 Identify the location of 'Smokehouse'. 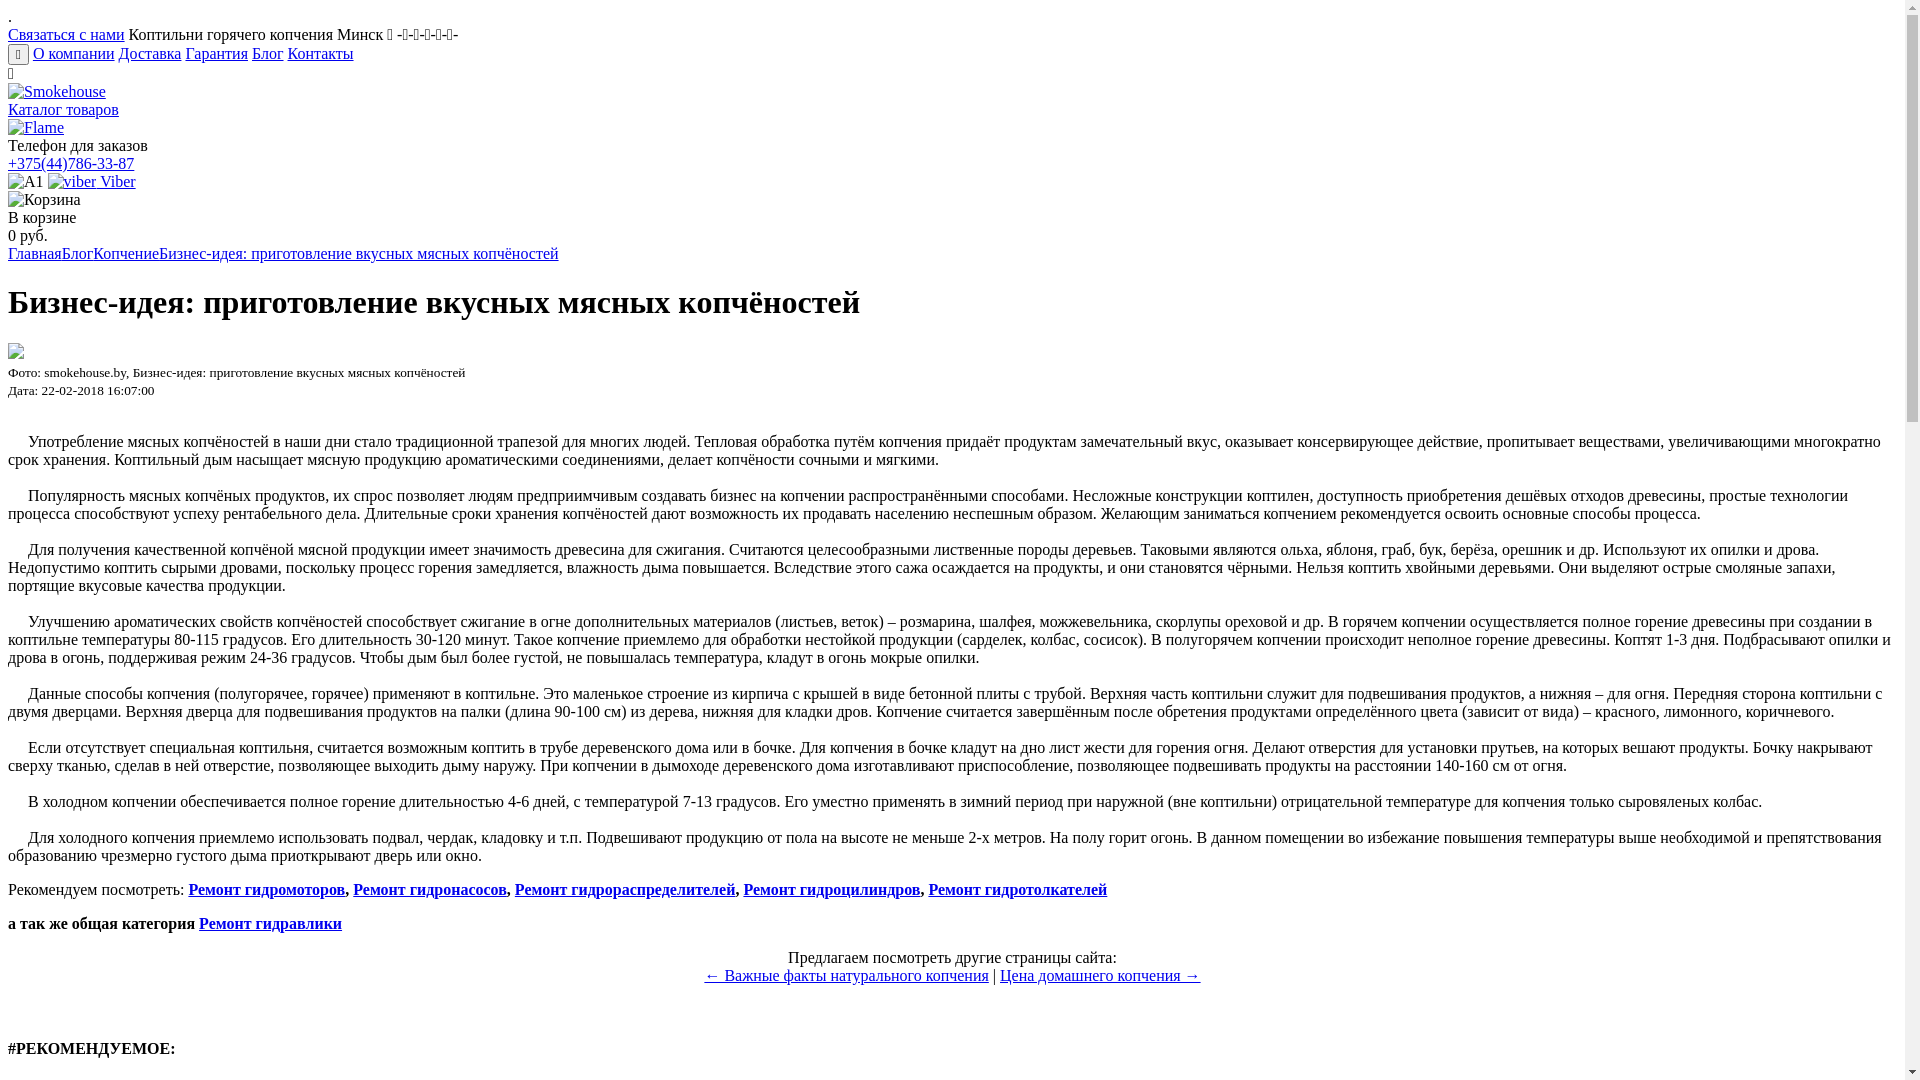
(57, 92).